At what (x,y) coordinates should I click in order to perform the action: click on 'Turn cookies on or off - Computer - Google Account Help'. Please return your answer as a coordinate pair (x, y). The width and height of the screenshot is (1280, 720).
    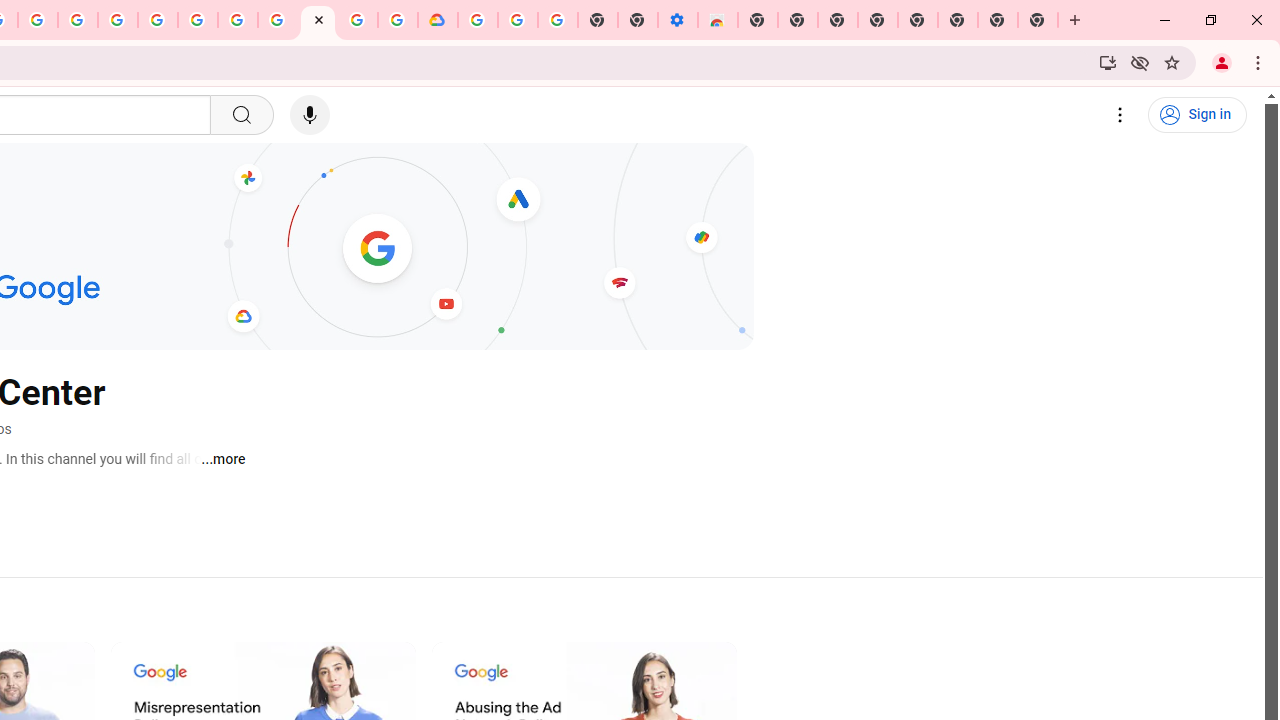
    Looking at the image, I should click on (558, 20).